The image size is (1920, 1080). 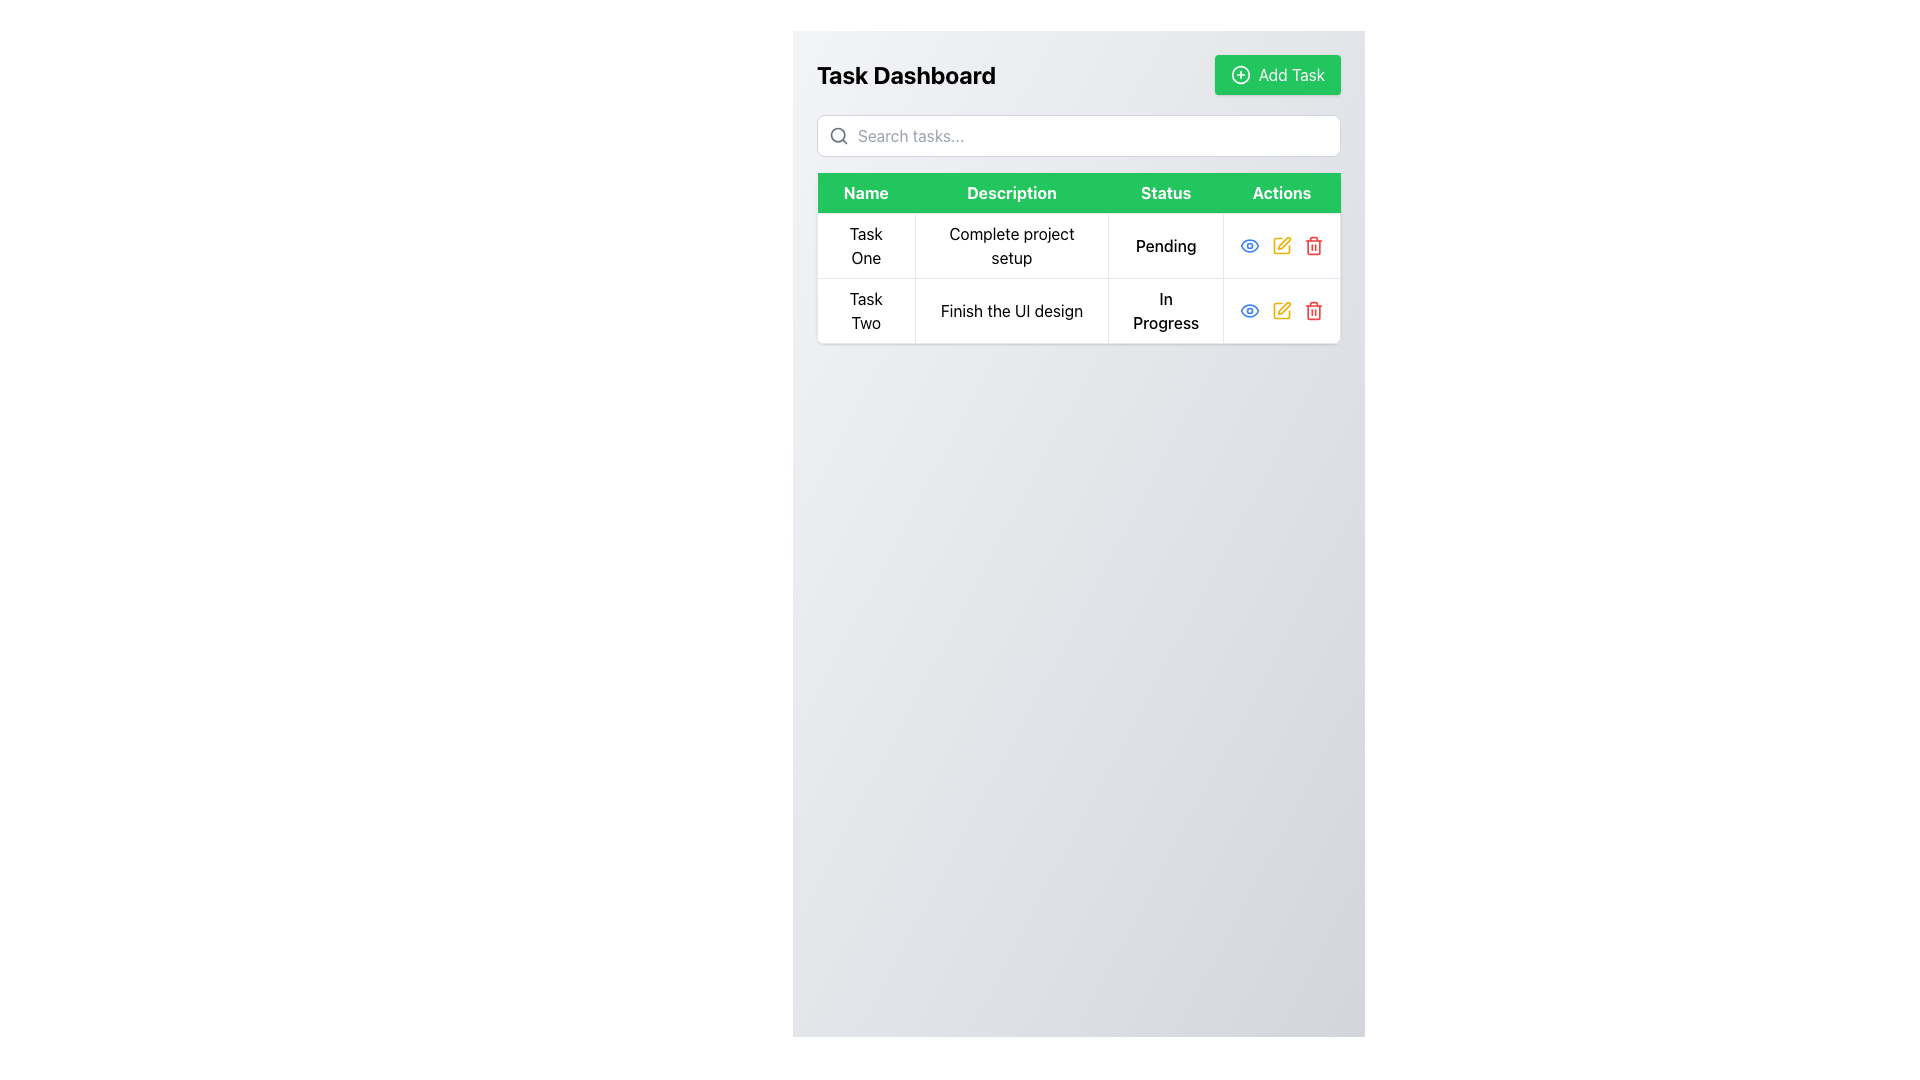 What do you see at coordinates (1275, 73) in the screenshot?
I see `the button located at the top-right corner of the interface` at bounding box center [1275, 73].